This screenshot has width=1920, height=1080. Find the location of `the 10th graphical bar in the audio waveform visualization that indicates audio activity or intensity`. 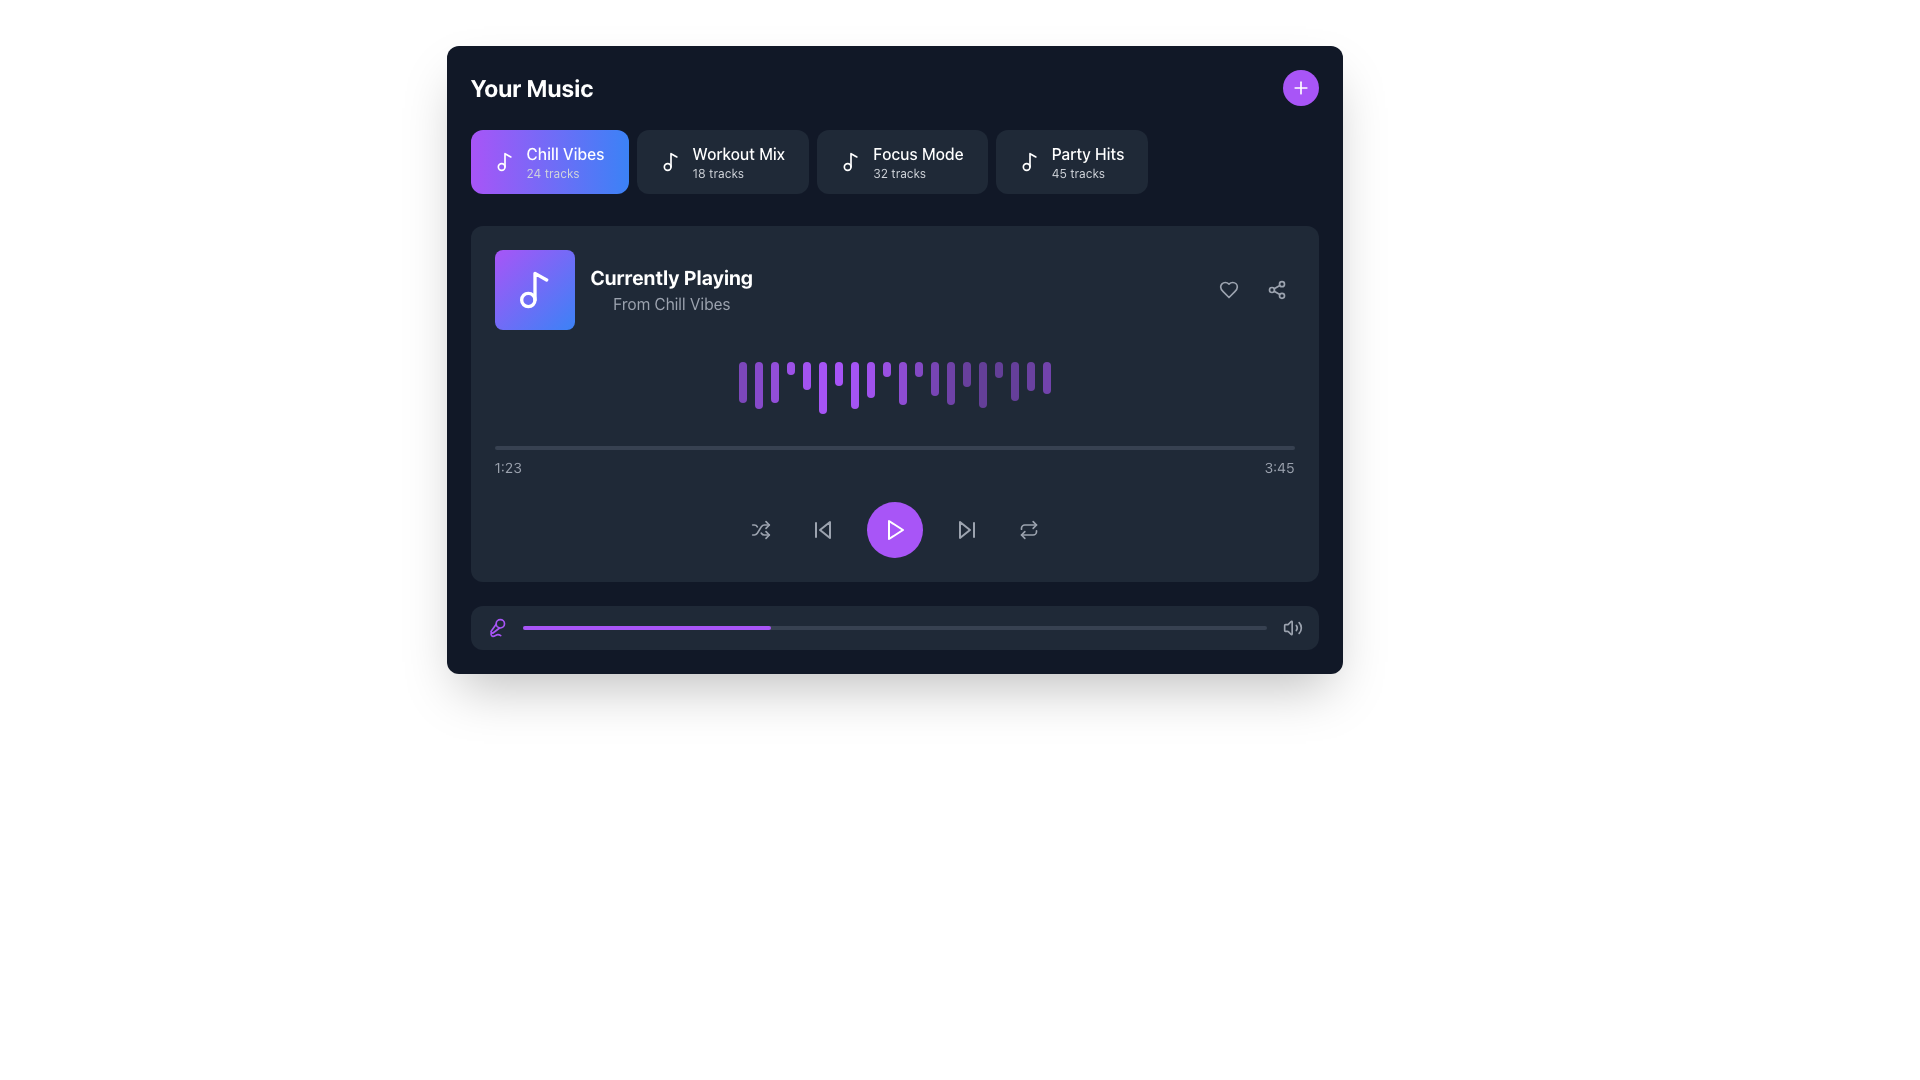

the 10th graphical bar in the audio waveform visualization that indicates audio activity or intensity is located at coordinates (885, 369).